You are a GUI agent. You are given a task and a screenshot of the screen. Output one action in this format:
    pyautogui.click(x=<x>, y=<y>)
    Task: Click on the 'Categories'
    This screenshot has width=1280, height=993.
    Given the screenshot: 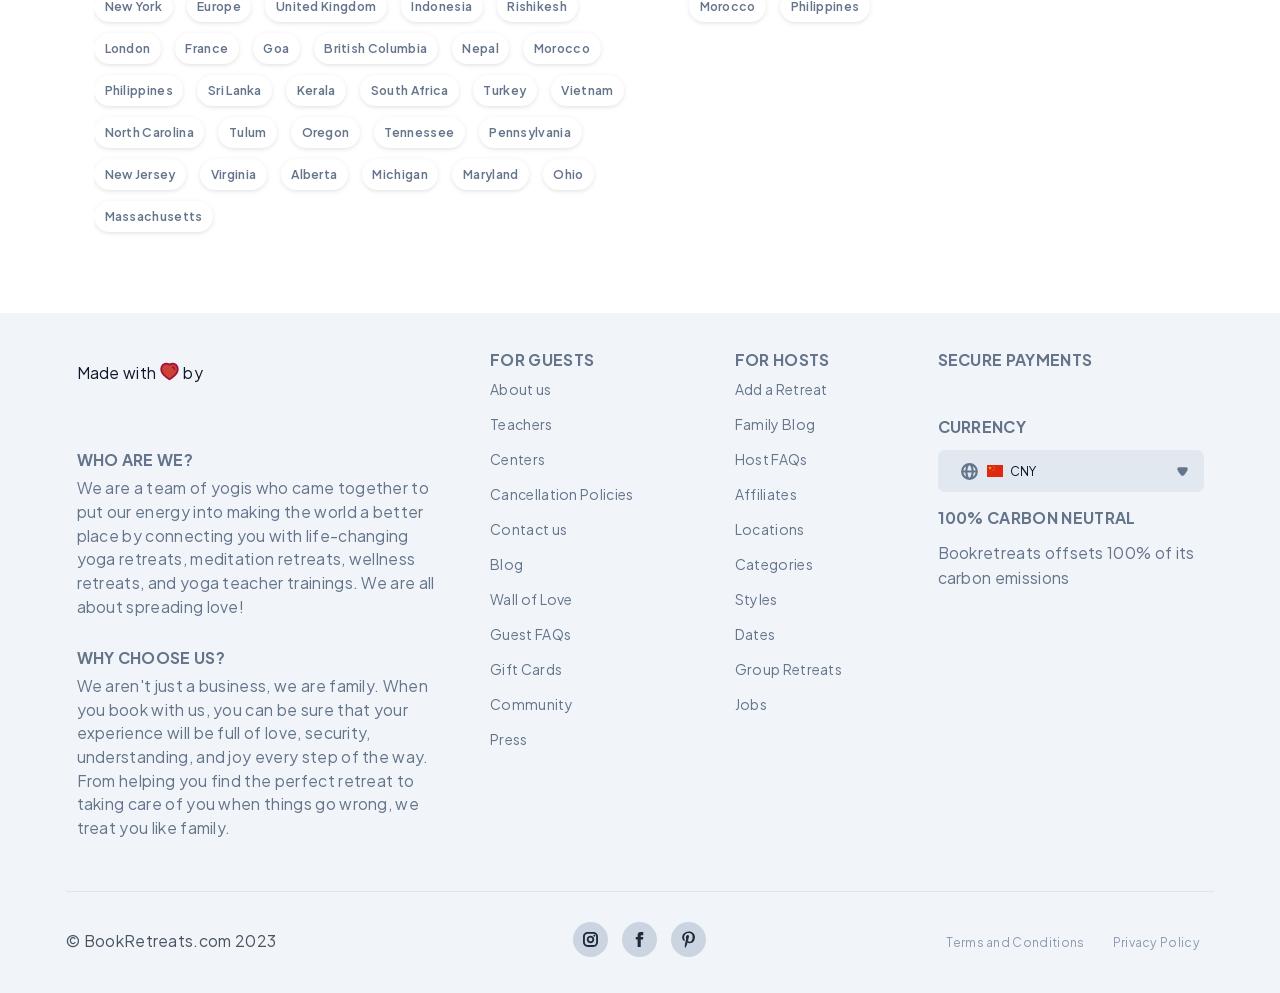 What is the action you would take?
    pyautogui.click(x=732, y=563)
    